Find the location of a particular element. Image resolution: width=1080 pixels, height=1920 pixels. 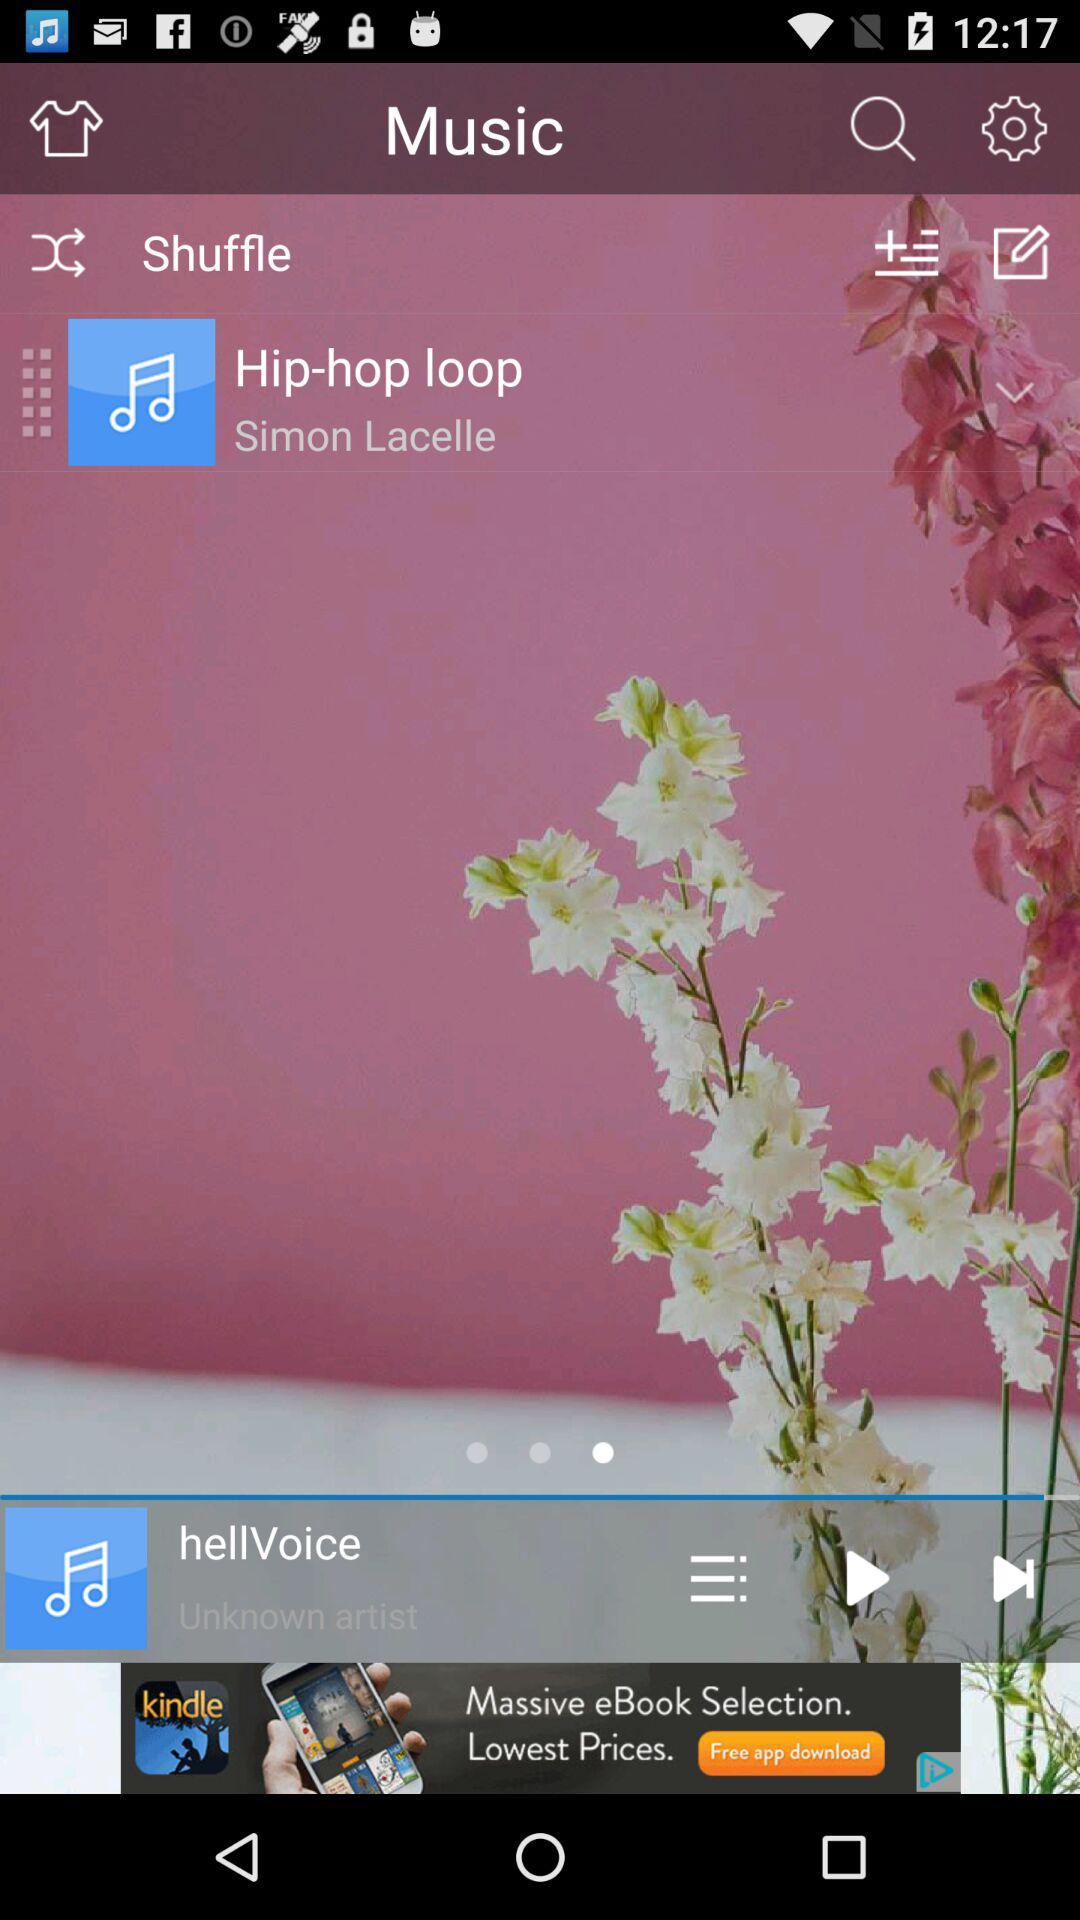

the play icon is located at coordinates (867, 1688).